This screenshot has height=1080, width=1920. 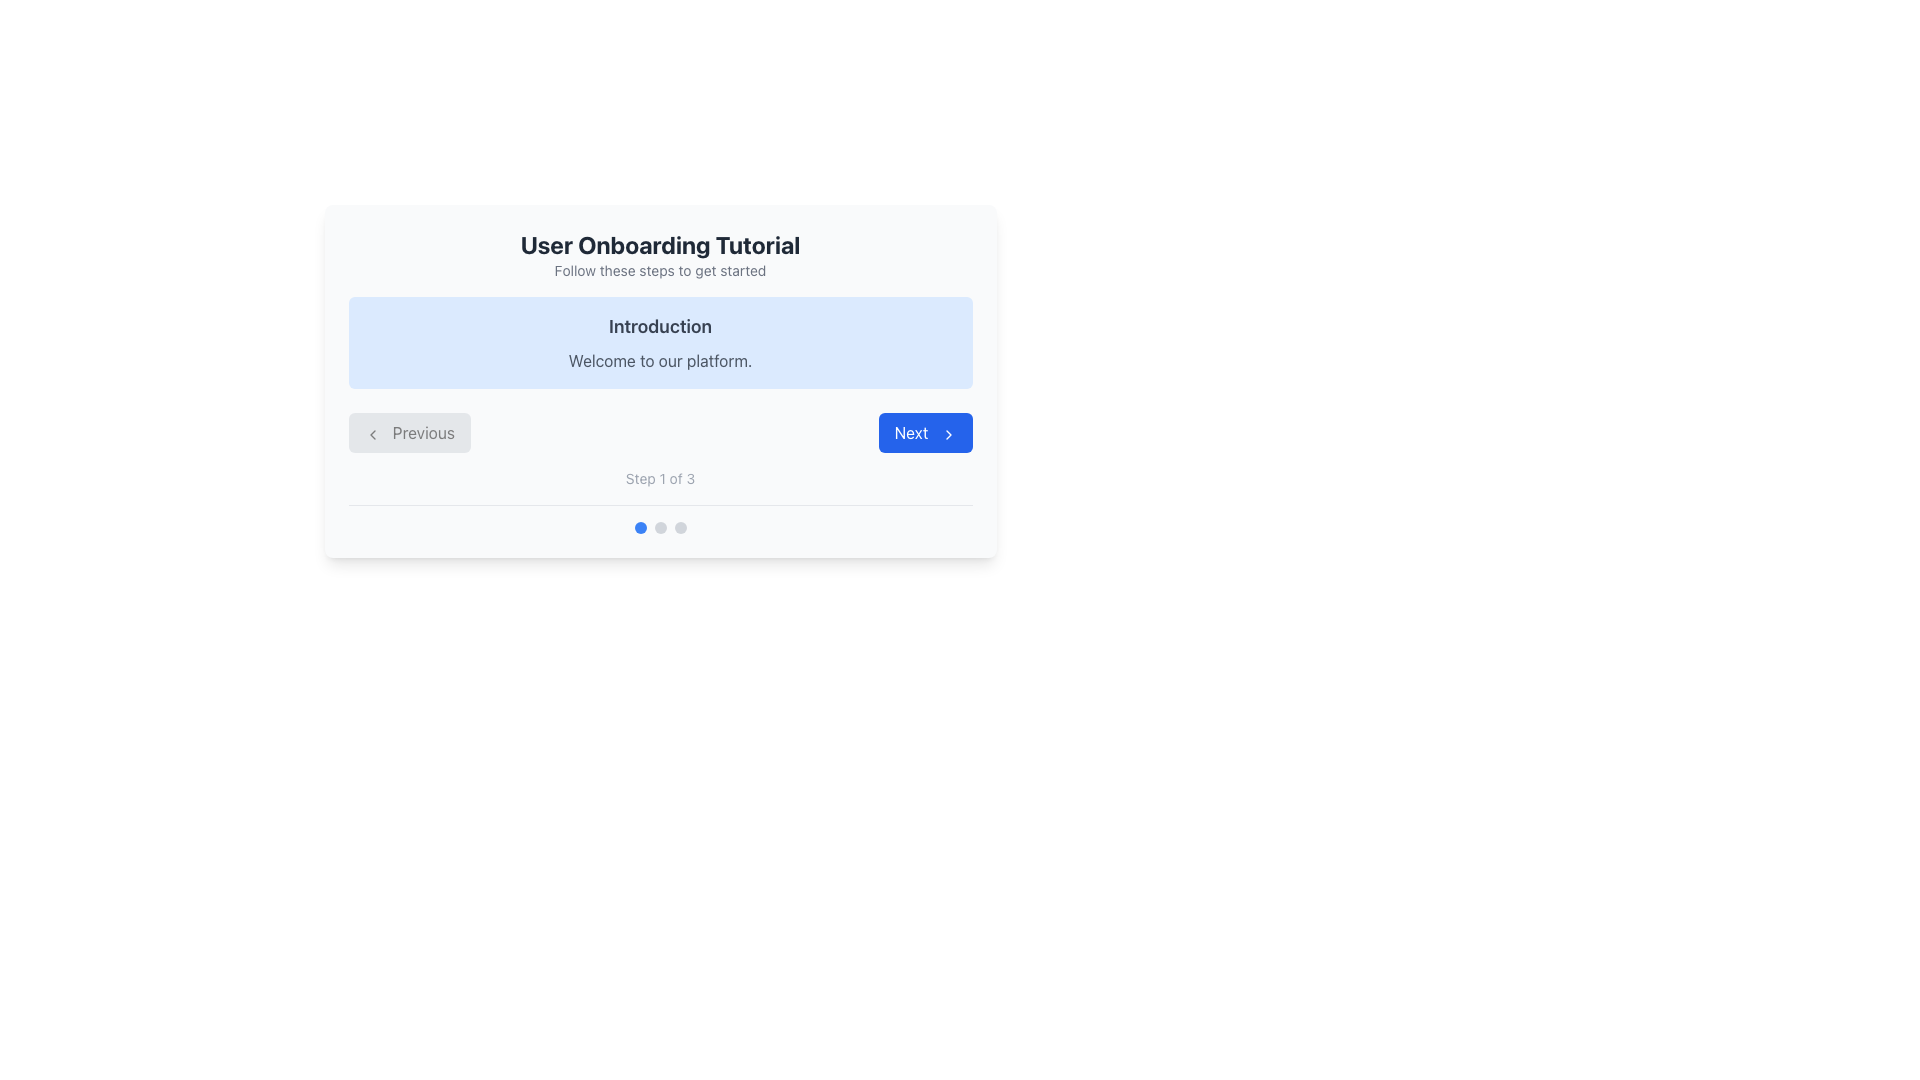 I want to click on the 'Next' button with a blue background and white text, located in the lower right corner of the onboarding tutorial modal to observe any hover-specific styling effects, so click(x=924, y=431).